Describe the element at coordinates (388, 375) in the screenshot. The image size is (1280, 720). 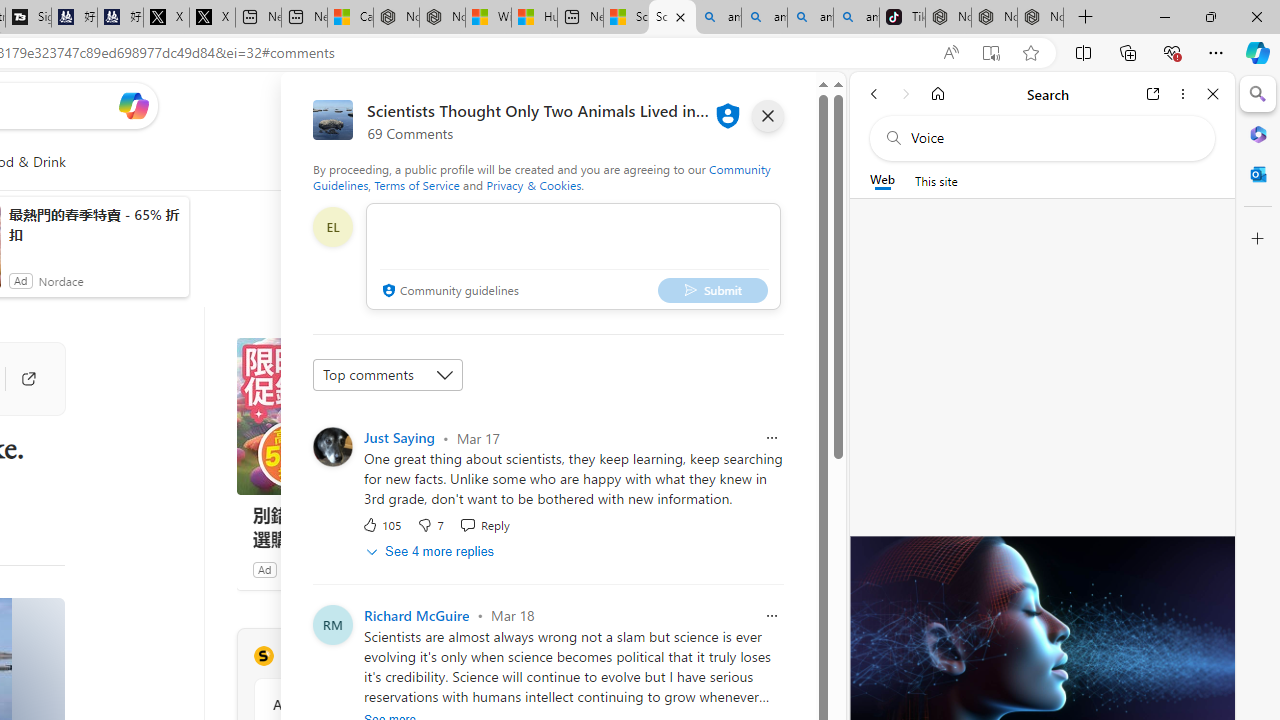
I see `'Sort comments by'` at that location.